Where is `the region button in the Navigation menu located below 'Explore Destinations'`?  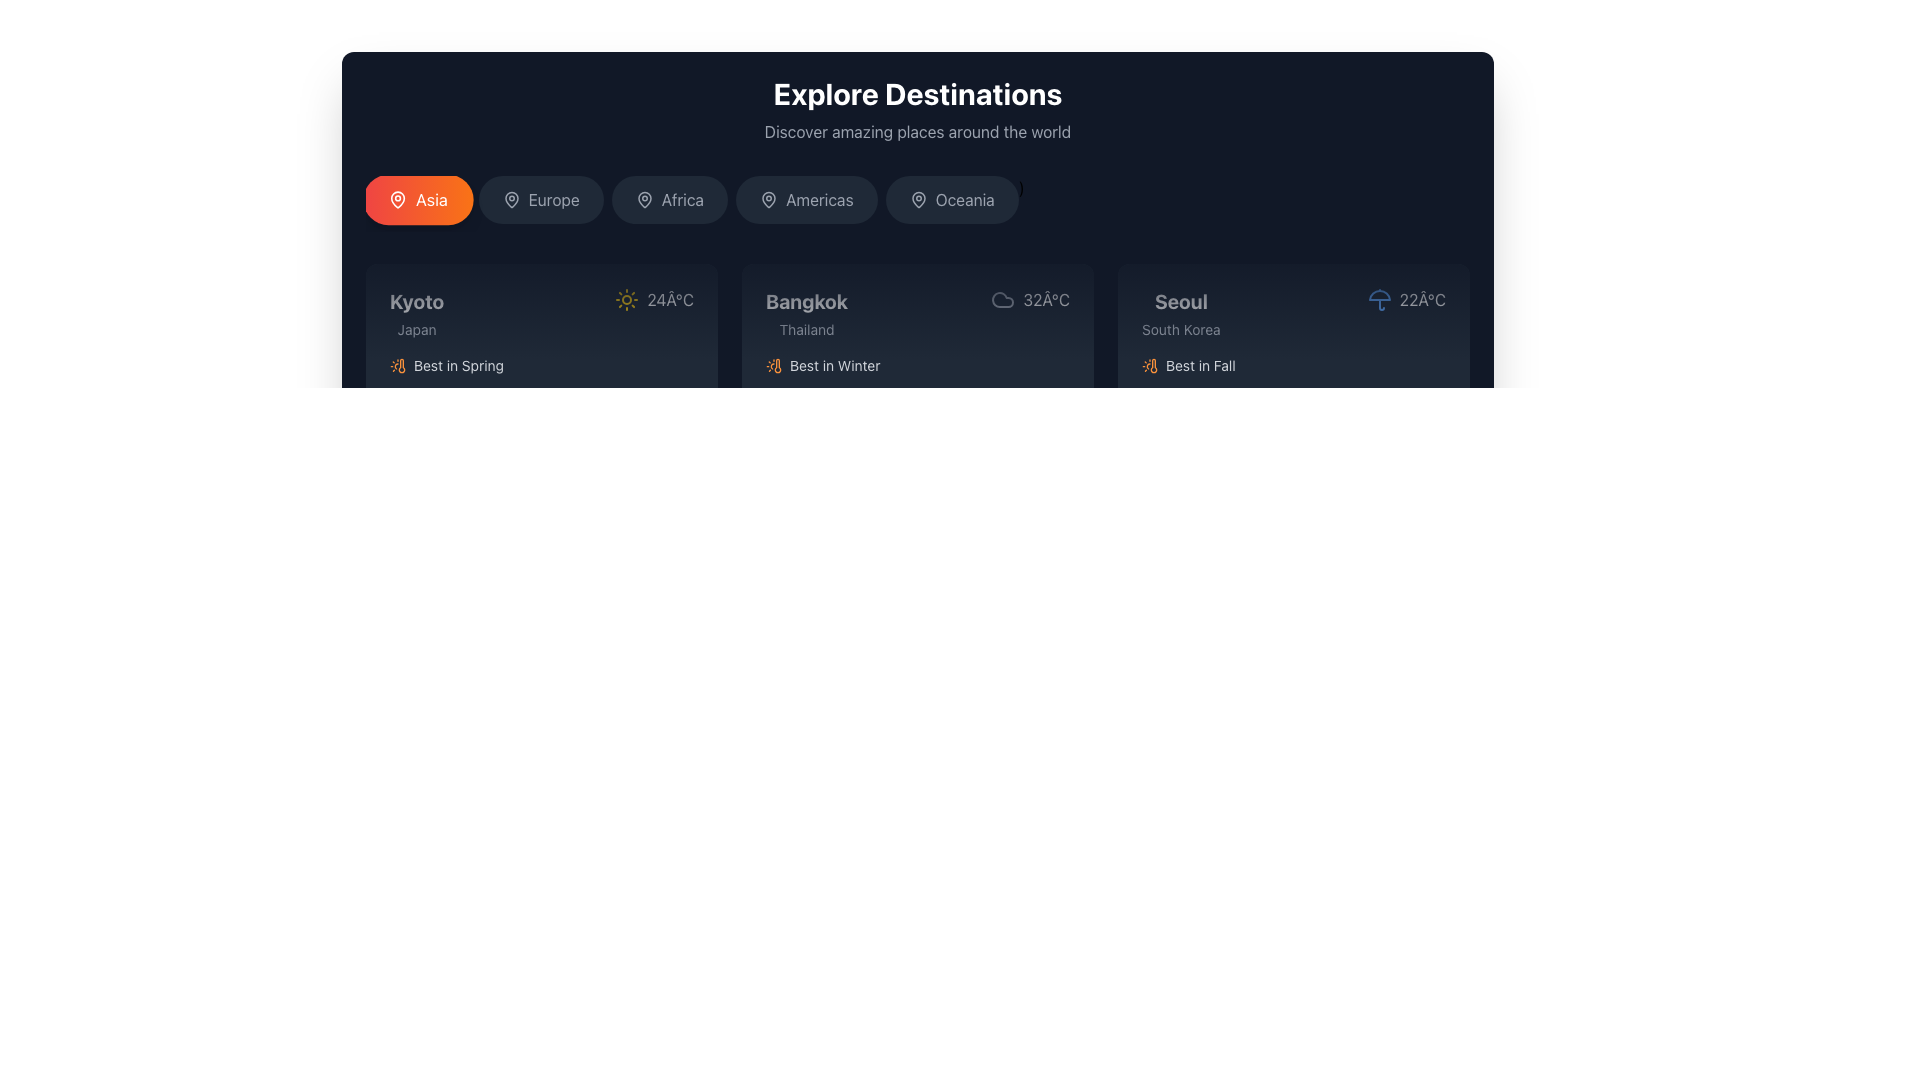
the region button in the Navigation menu located below 'Explore Destinations' is located at coordinates (916, 204).